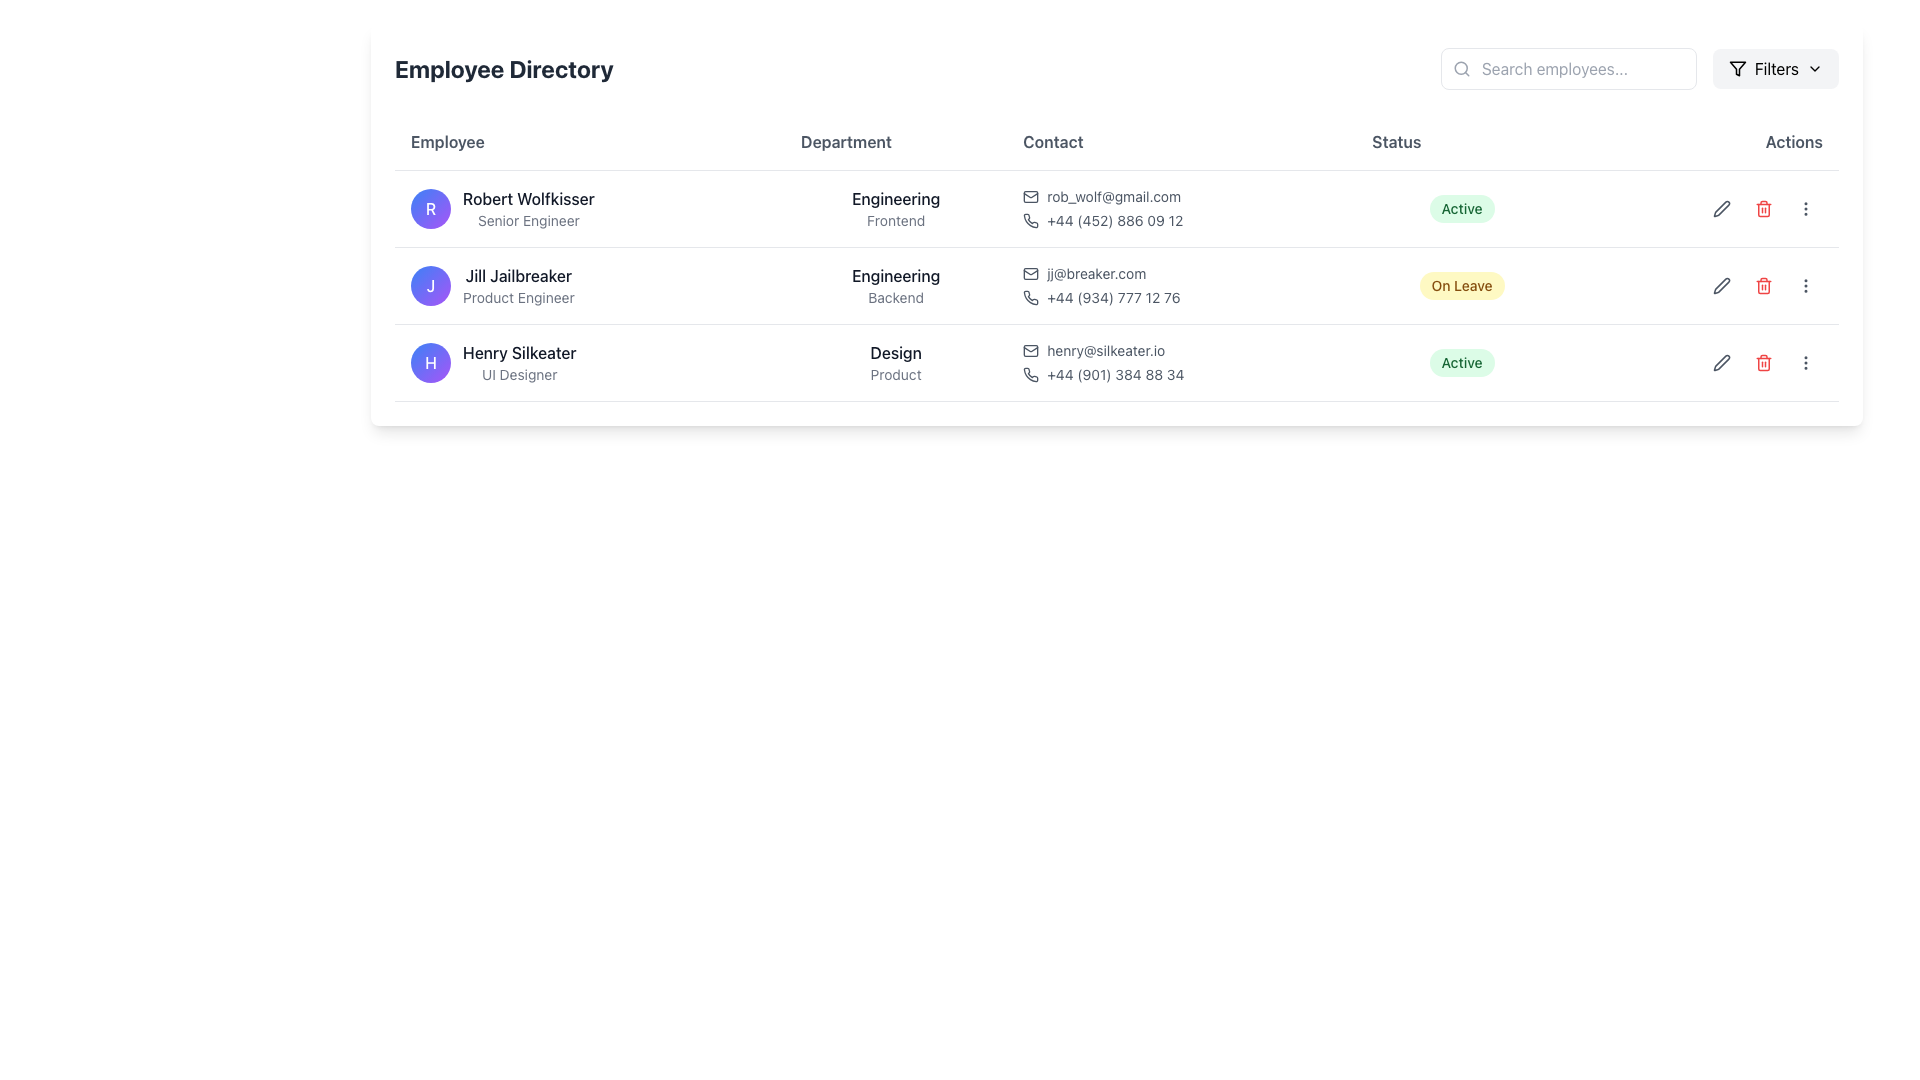  What do you see at coordinates (430, 208) in the screenshot?
I see `the circular avatar representing the user with the letter 'R' in white, located at the leftmost side of the row containing 'Robert Wolfkisser' and 'Senior Engineer'` at bounding box center [430, 208].